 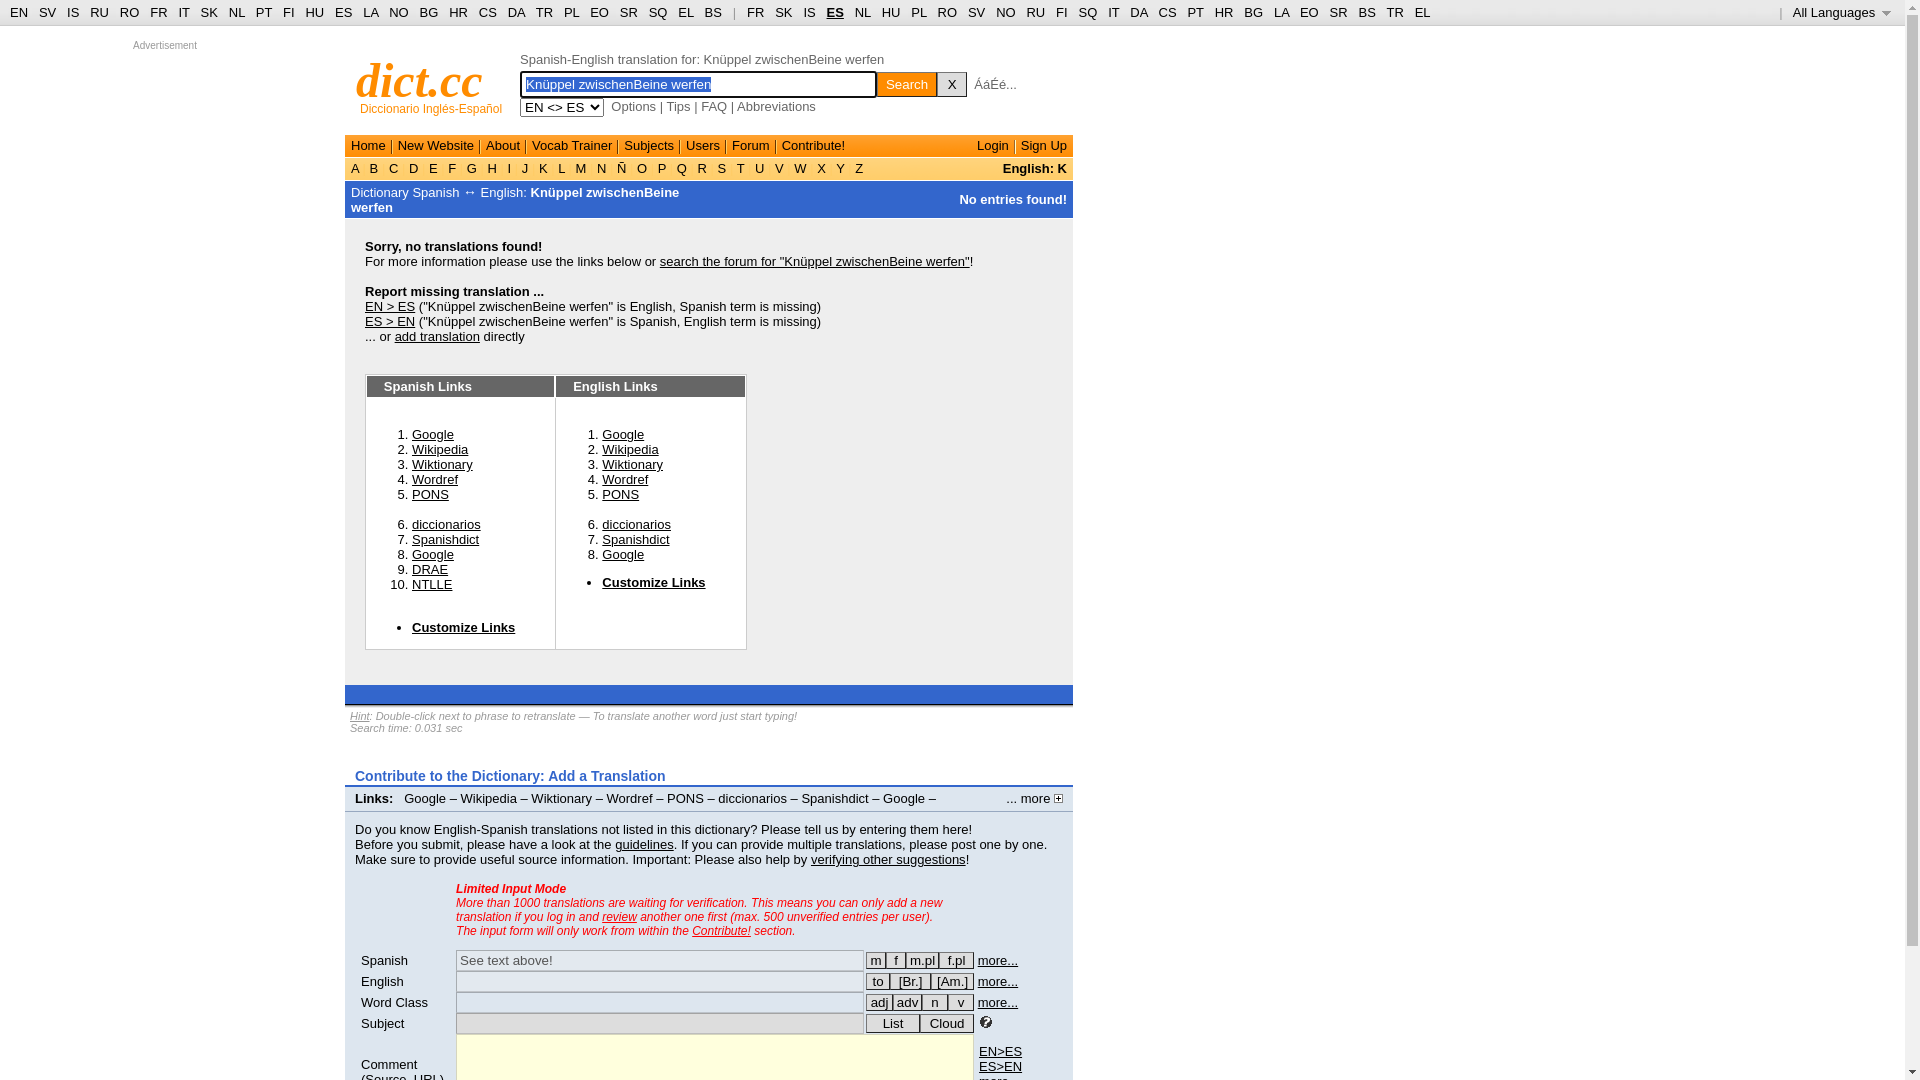 I want to click on 'Cloud', so click(x=945, y=1023).